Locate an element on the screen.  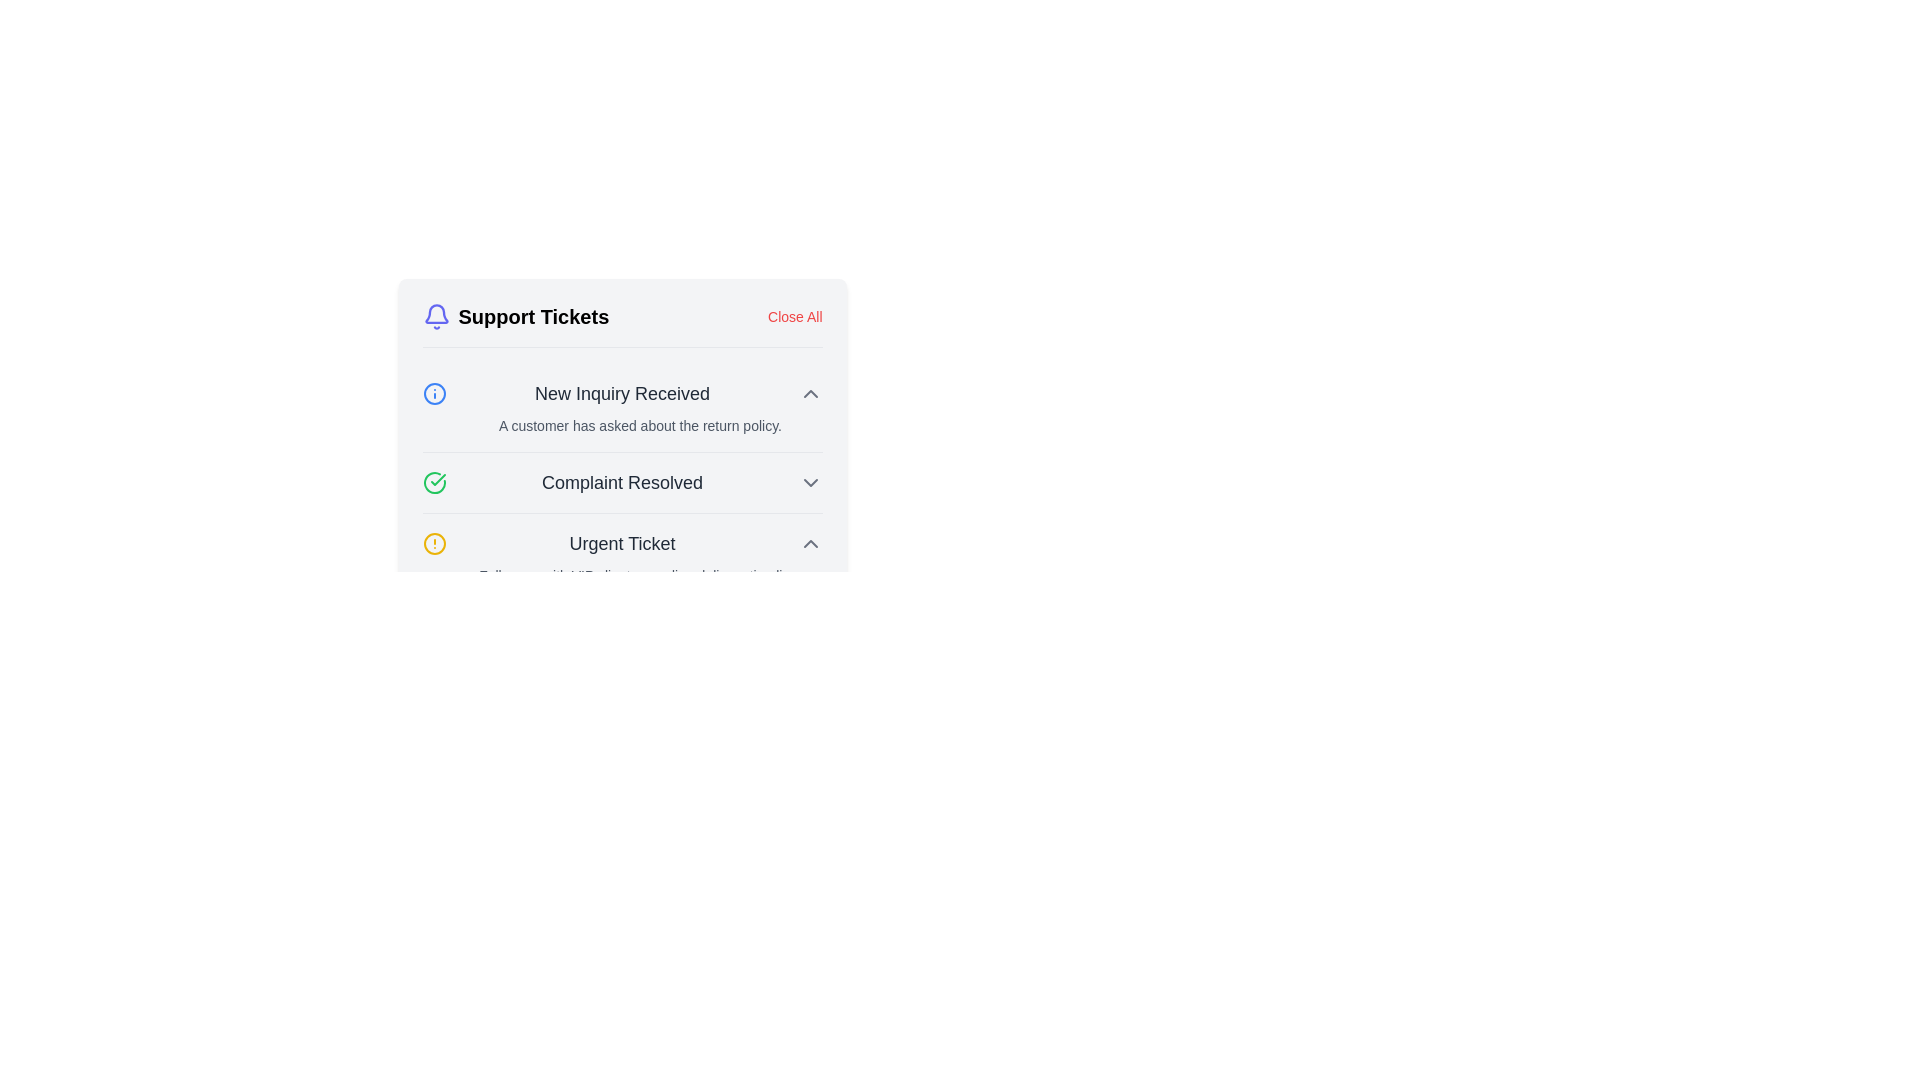
SVG Circle element that represents urgency in the 'Urgent Ticket' icon, located adjacent to the text 'Urgent Ticket' is located at coordinates (433, 543).